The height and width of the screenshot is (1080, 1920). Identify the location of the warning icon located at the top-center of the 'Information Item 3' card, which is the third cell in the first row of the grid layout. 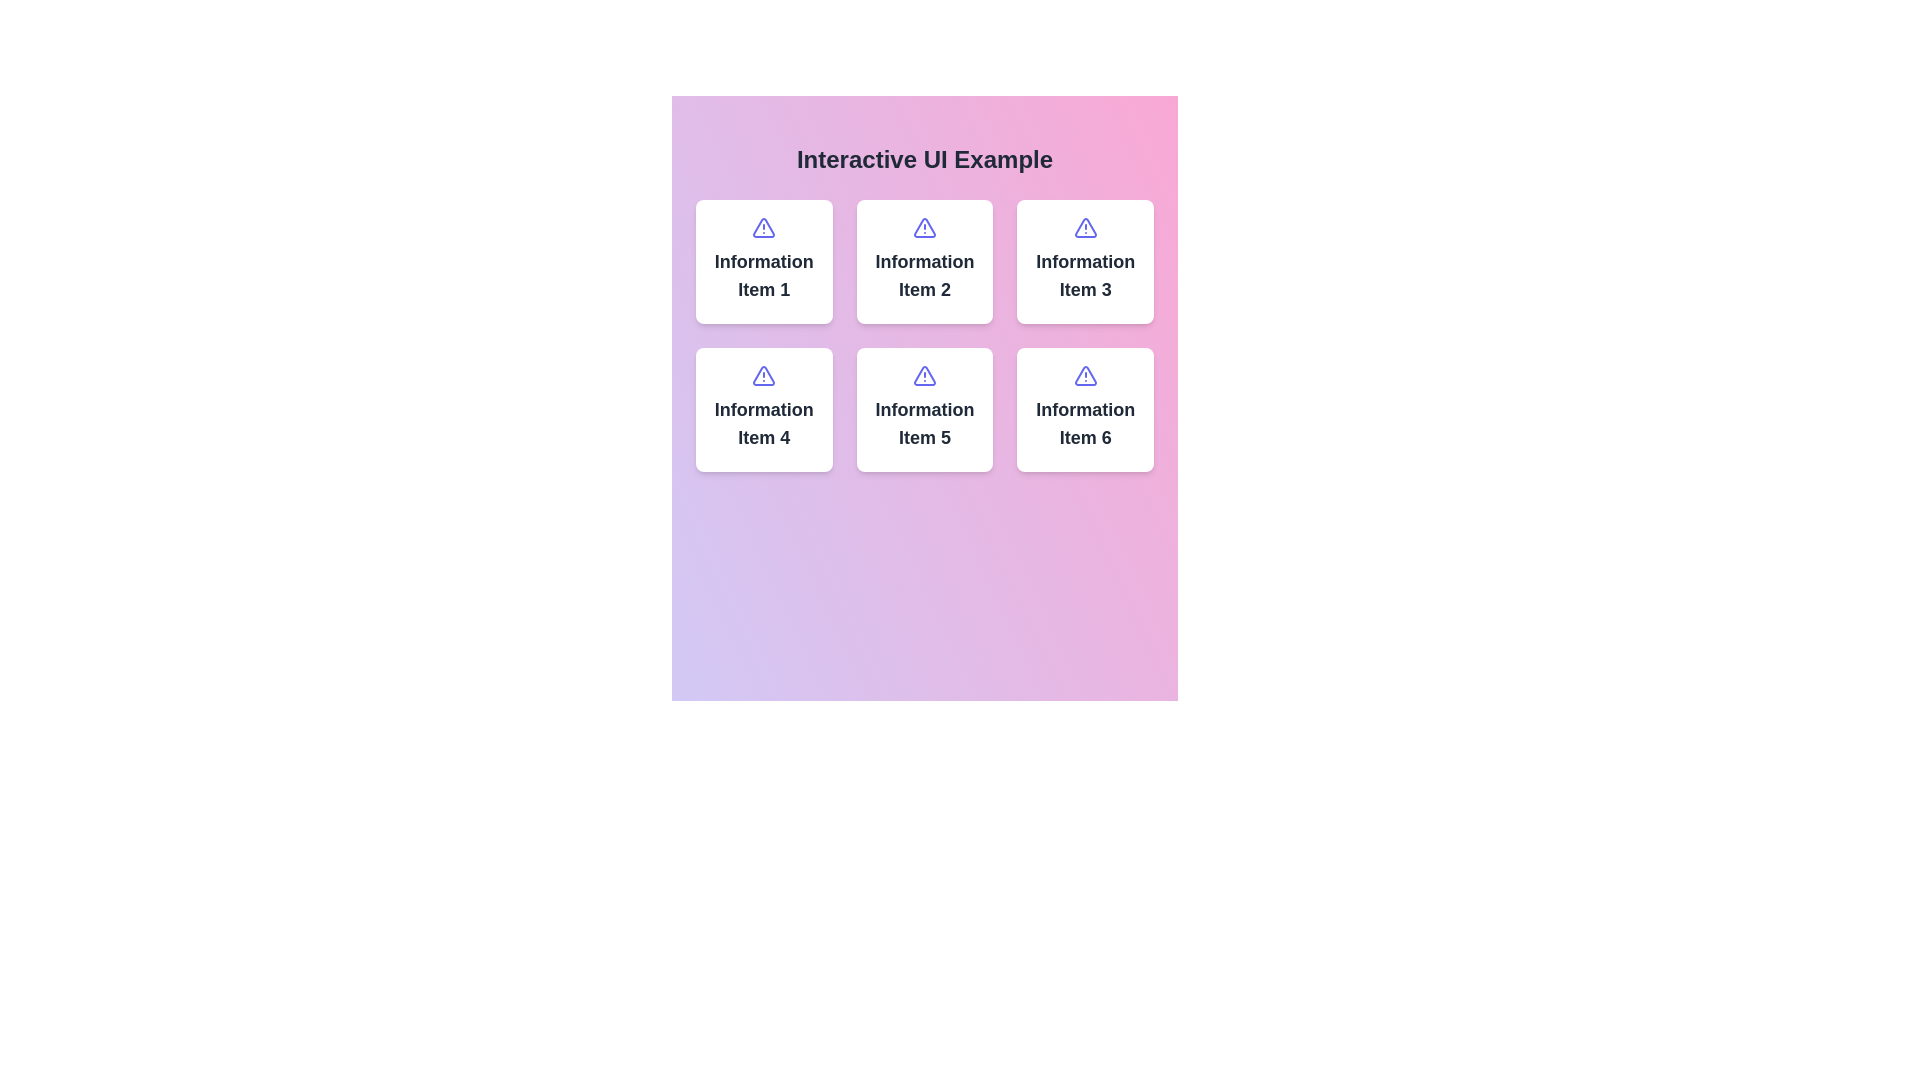
(1084, 226).